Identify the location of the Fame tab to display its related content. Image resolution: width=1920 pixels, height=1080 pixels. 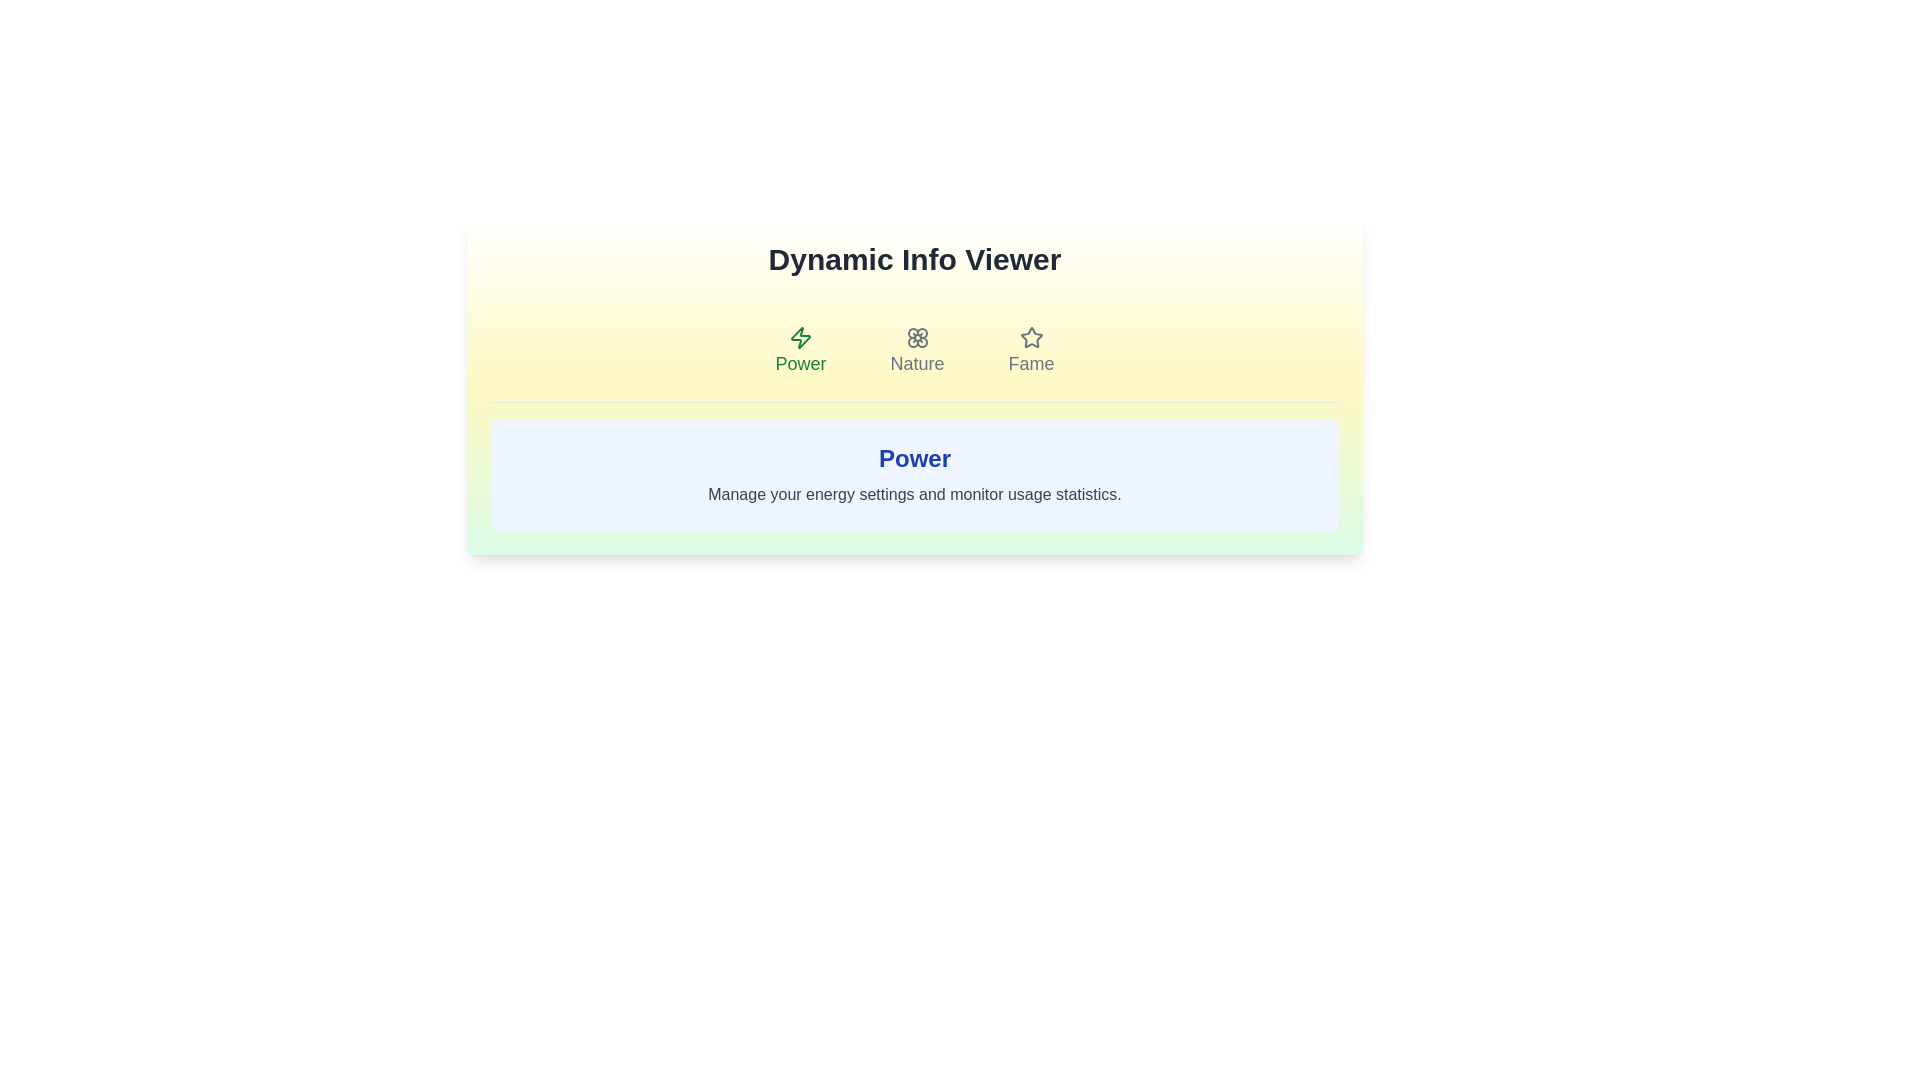
(1031, 350).